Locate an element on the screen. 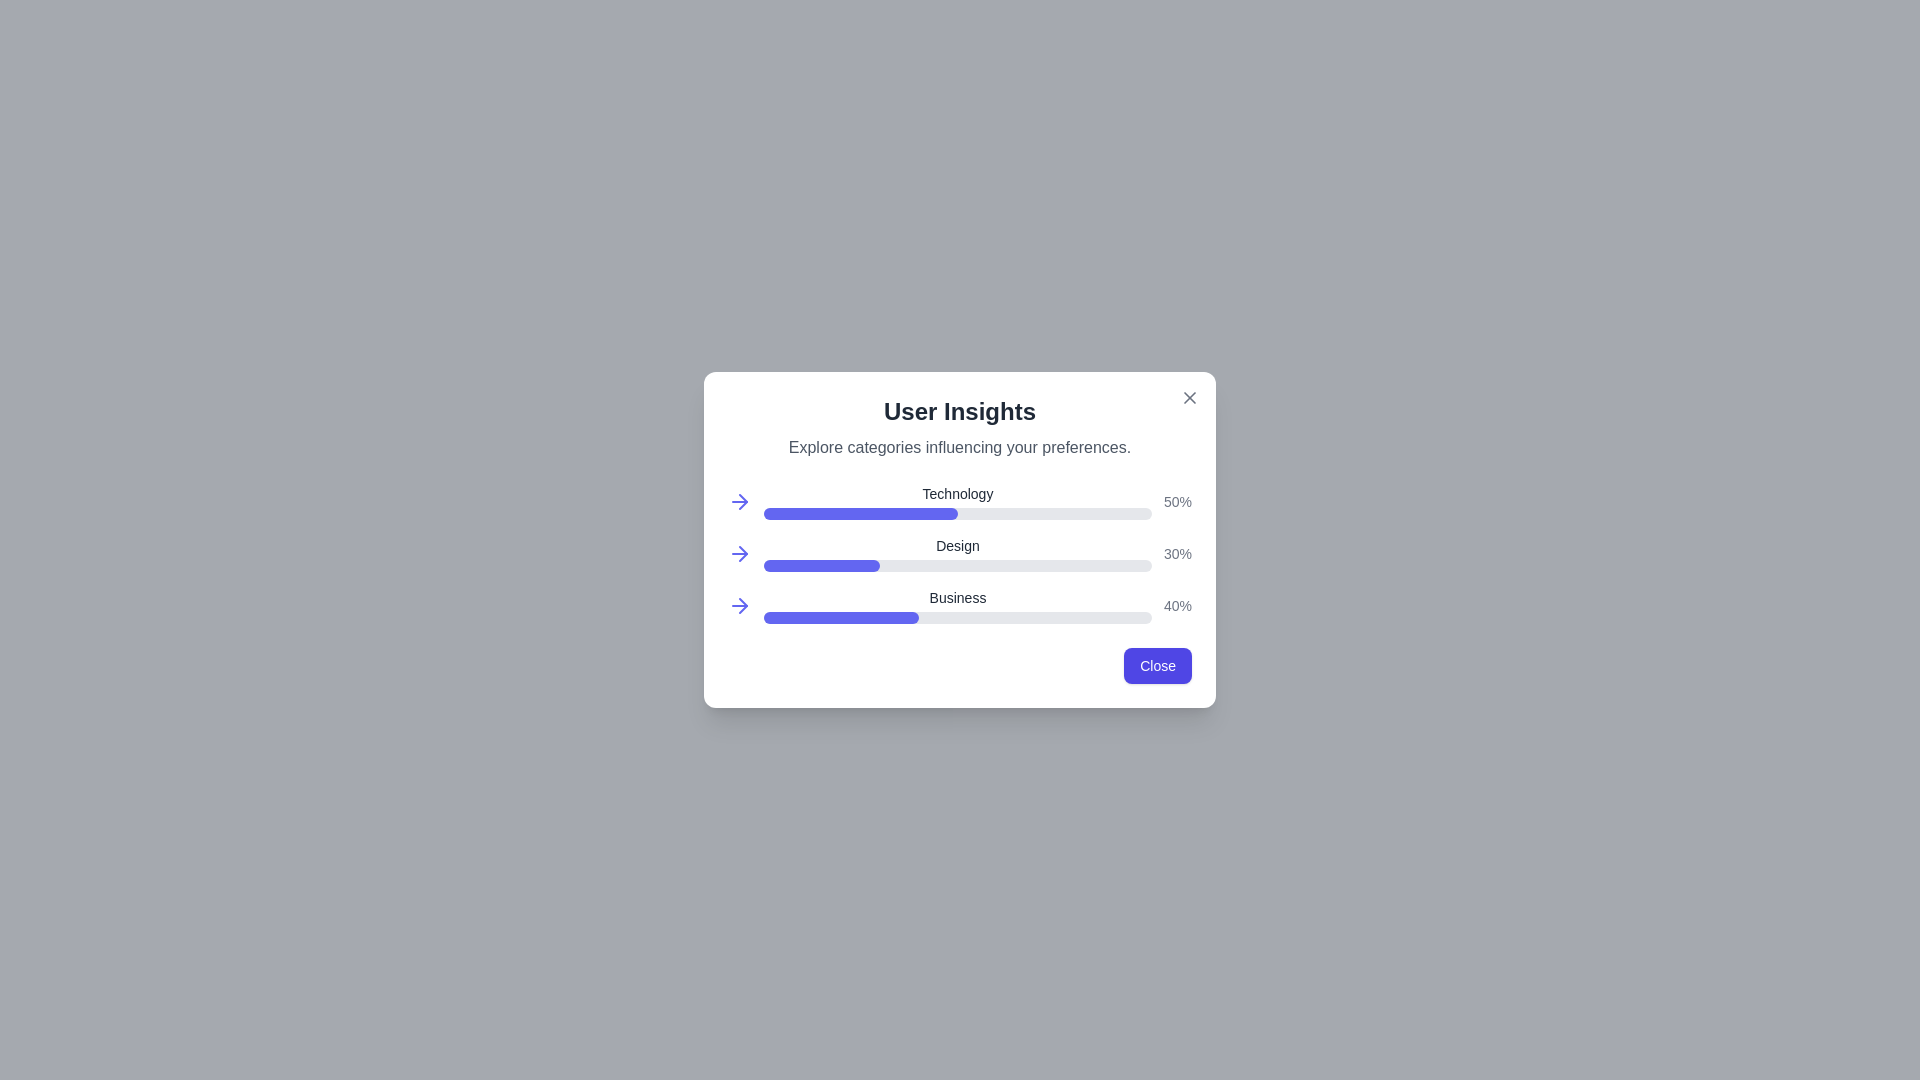 This screenshot has width=1920, height=1080. the close button (X) located at the top-right corner of the dialog is located at coordinates (1190, 397).